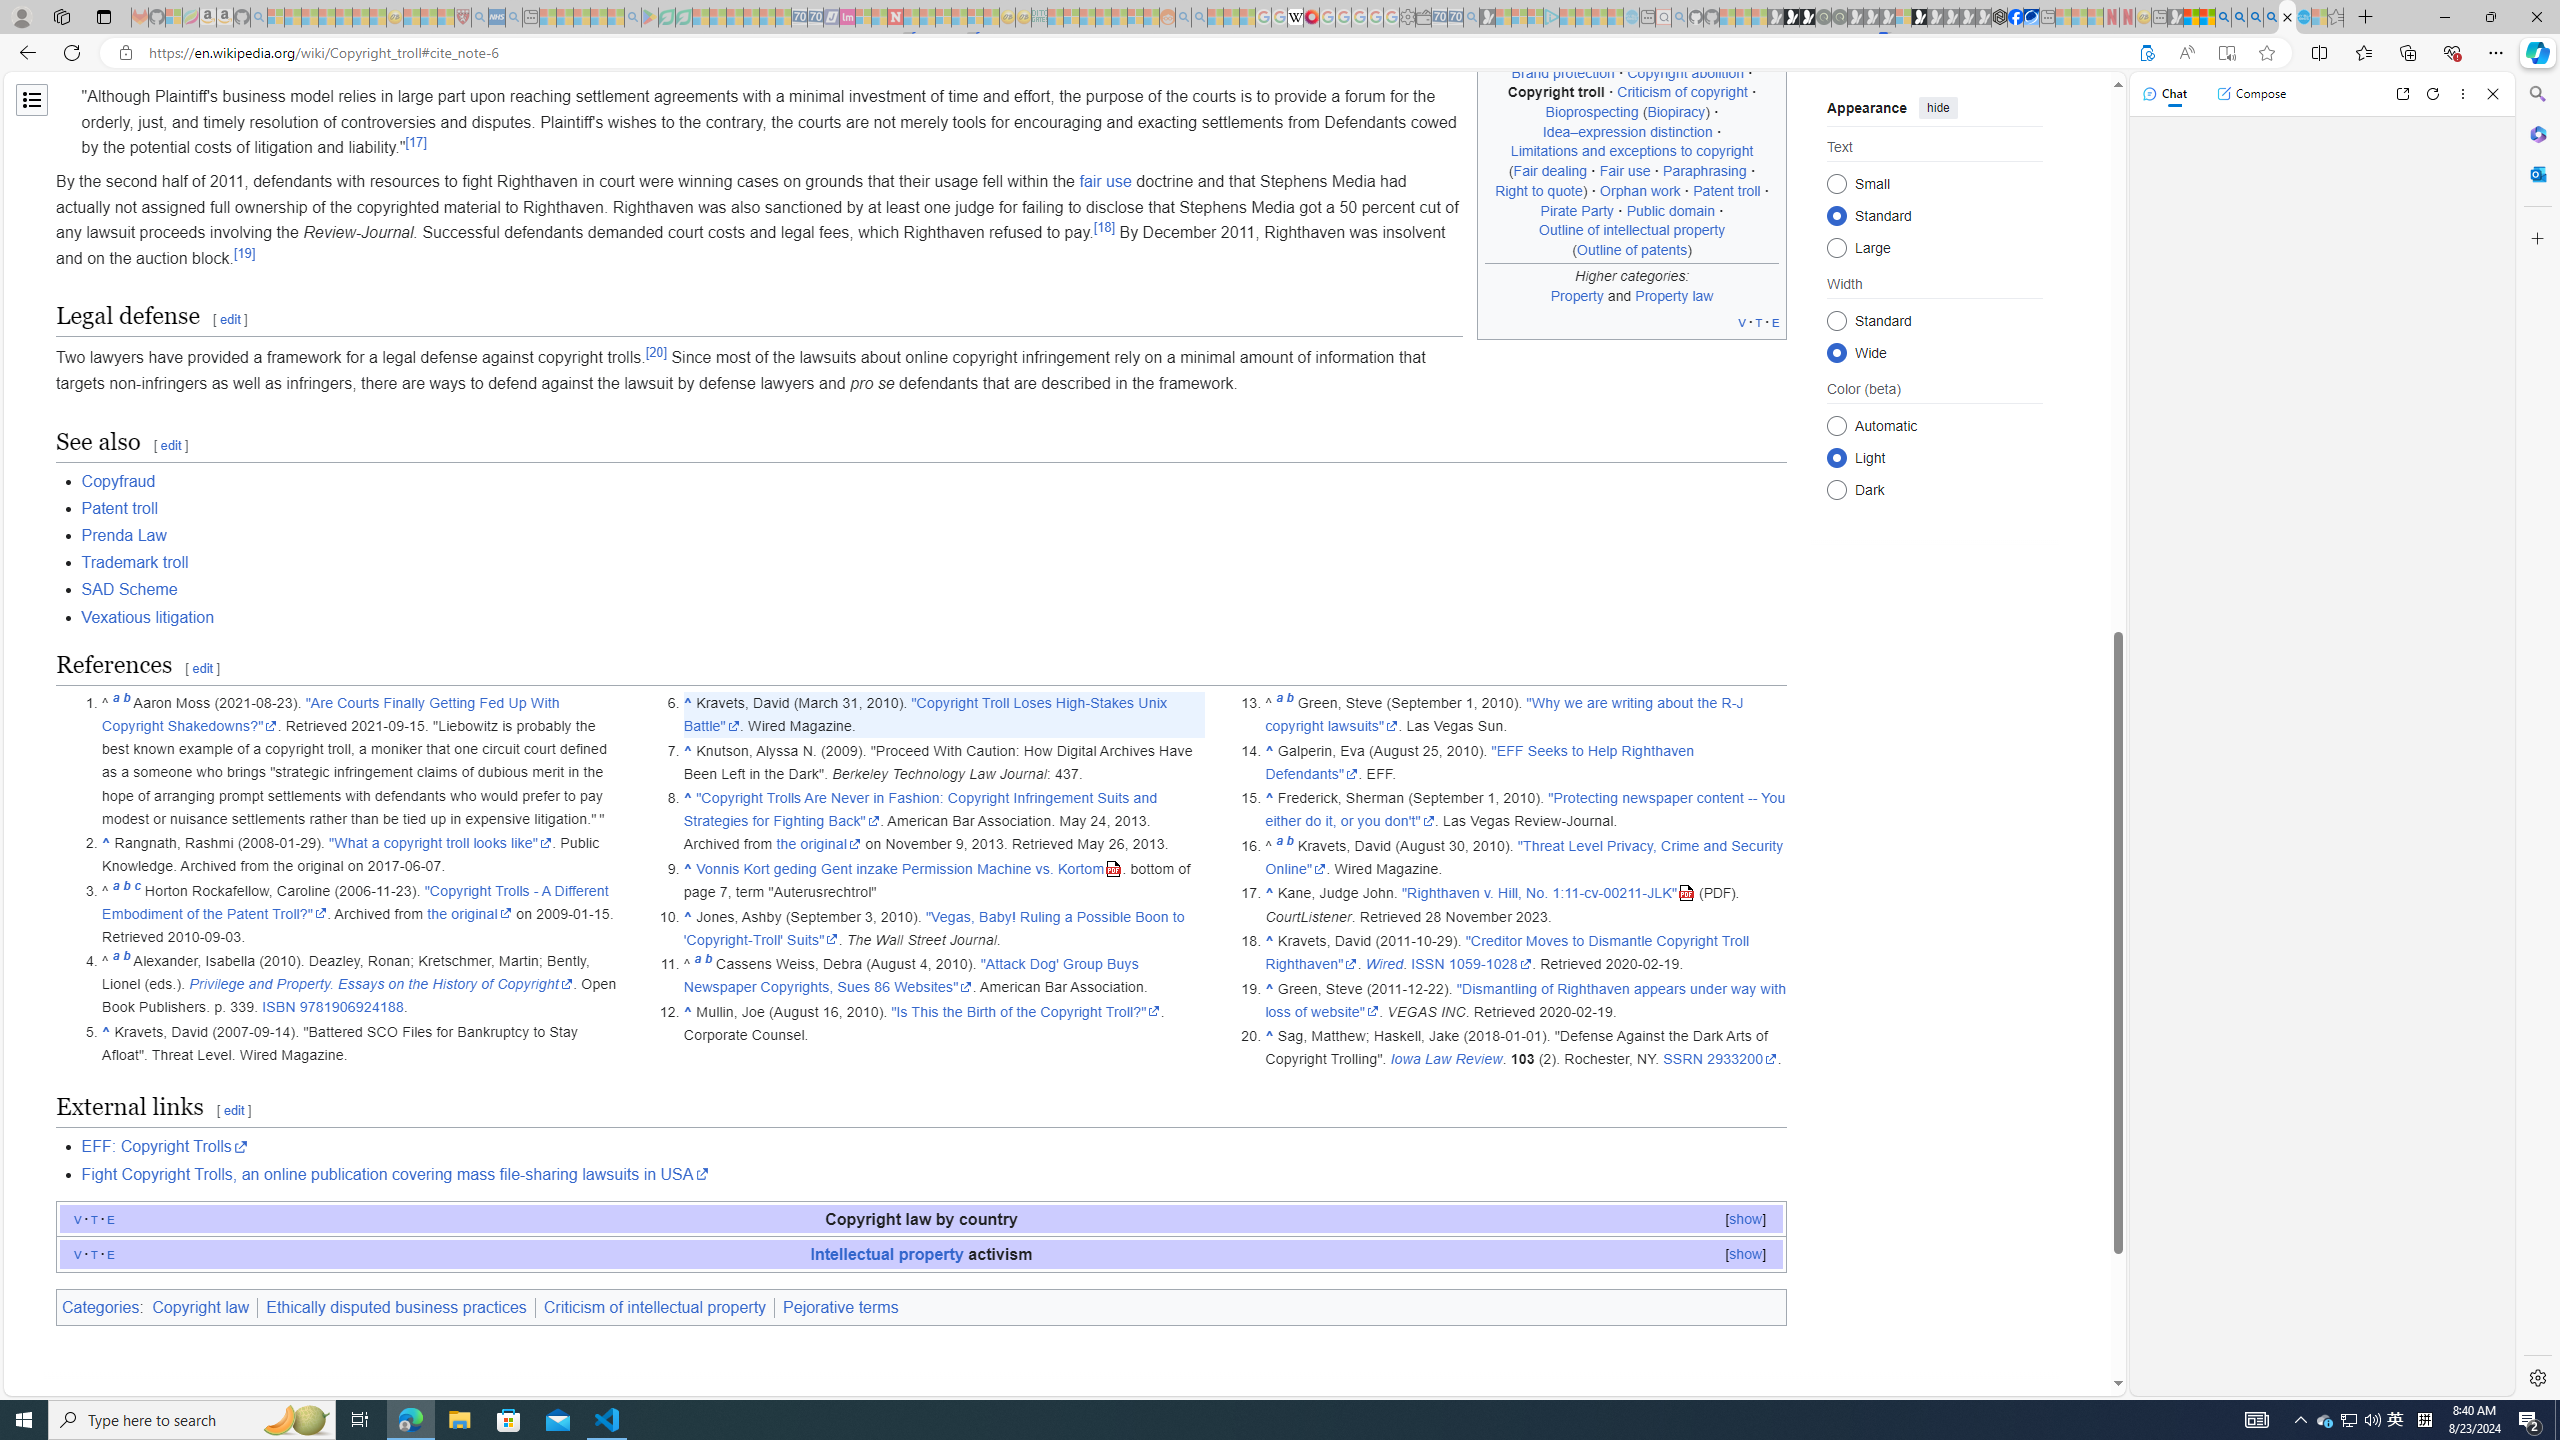 The height and width of the screenshot is (1440, 2560). What do you see at coordinates (1670, 210) in the screenshot?
I see `'Public domain'` at bounding box center [1670, 210].